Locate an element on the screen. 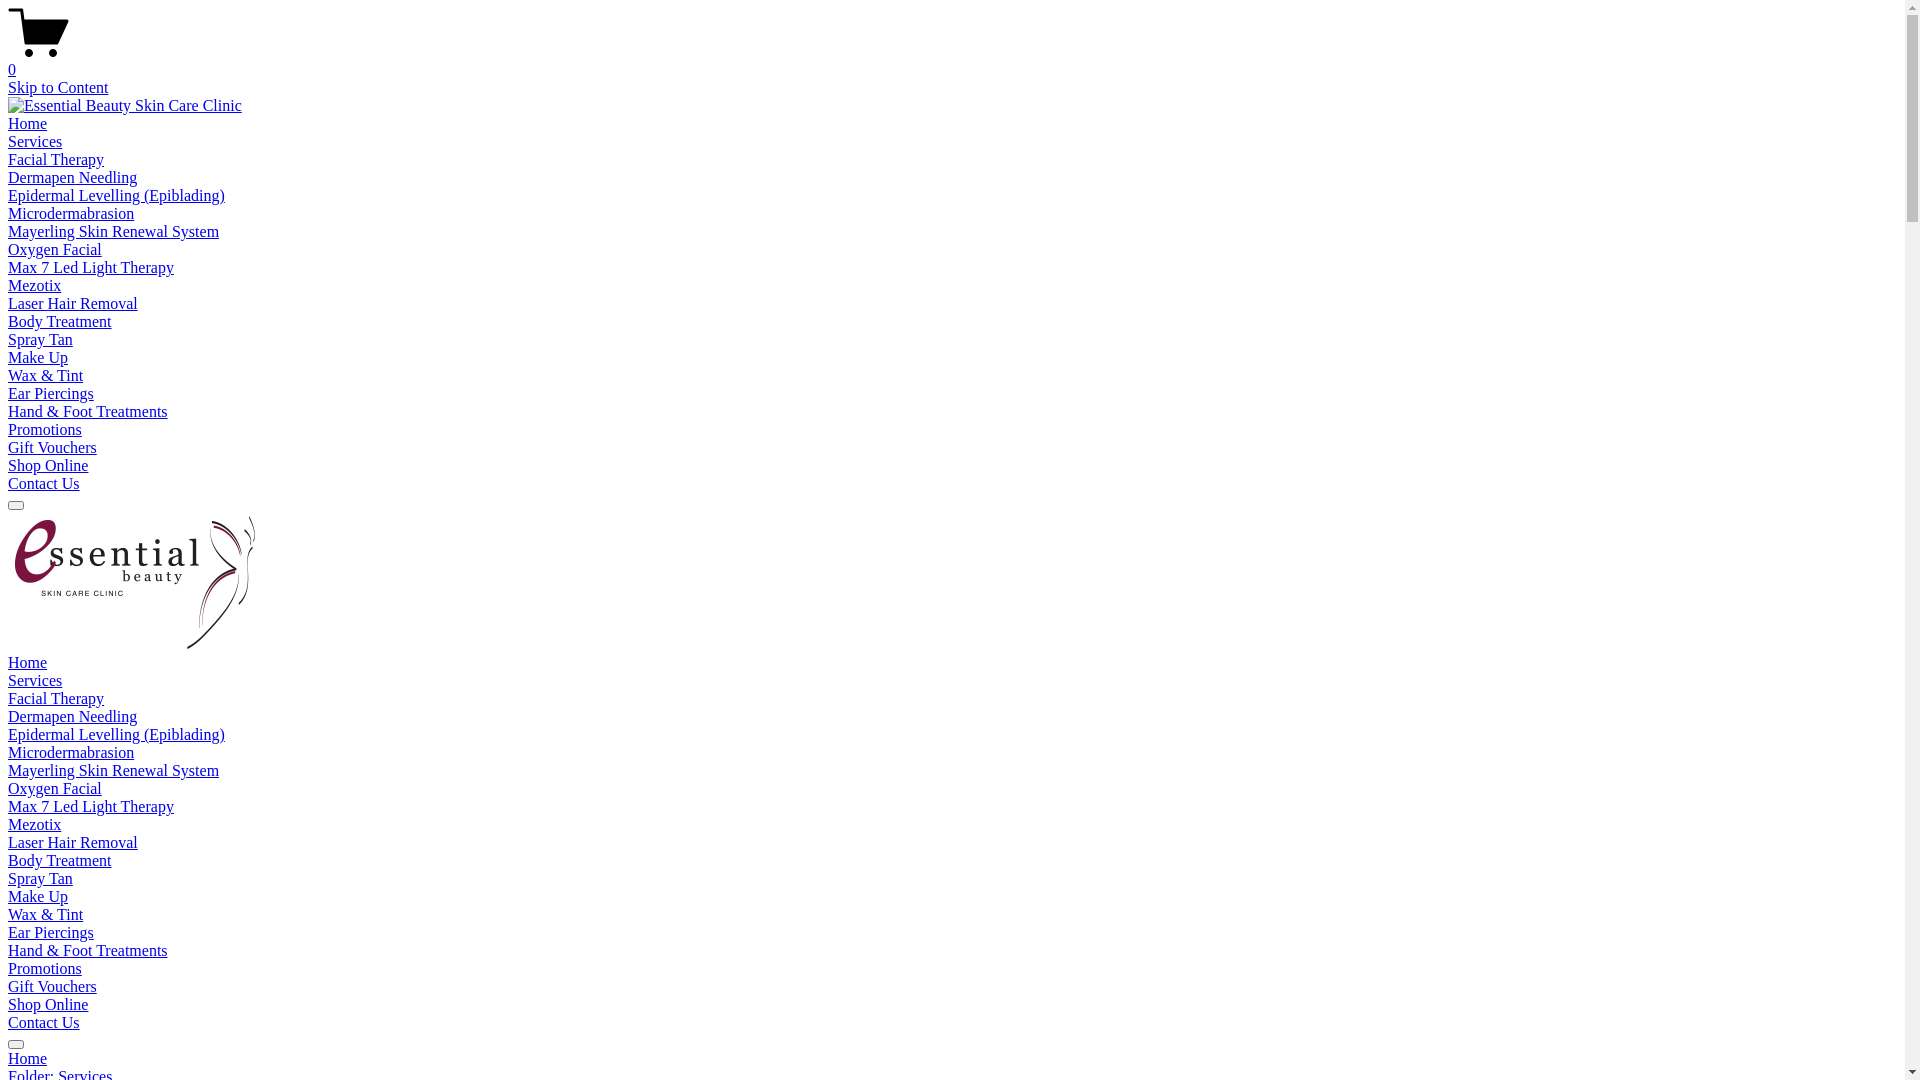 The image size is (1920, 1080). 'Home' is located at coordinates (27, 662).